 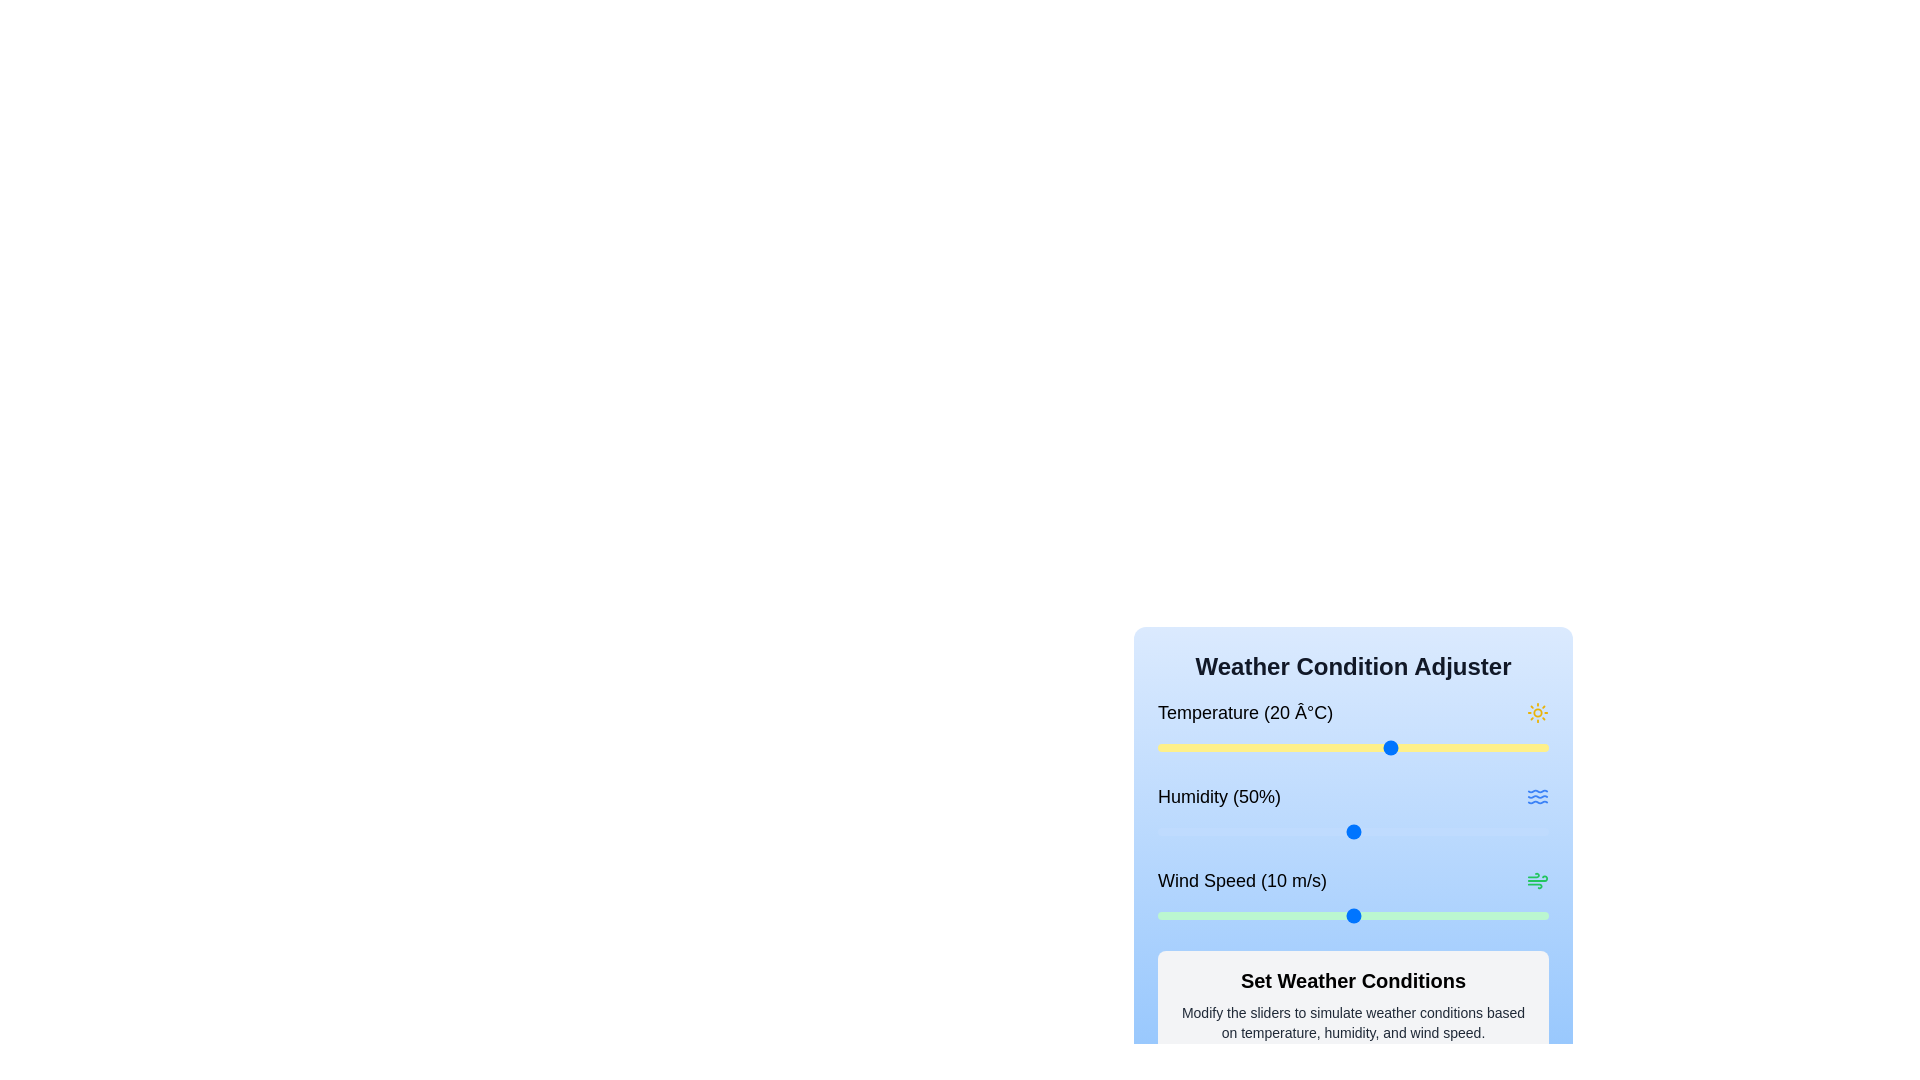 What do you see at coordinates (1189, 748) in the screenshot?
I see `the temperature slider to set the temperature to -6 degrees Celsius` at bounding box center [1189, 748].